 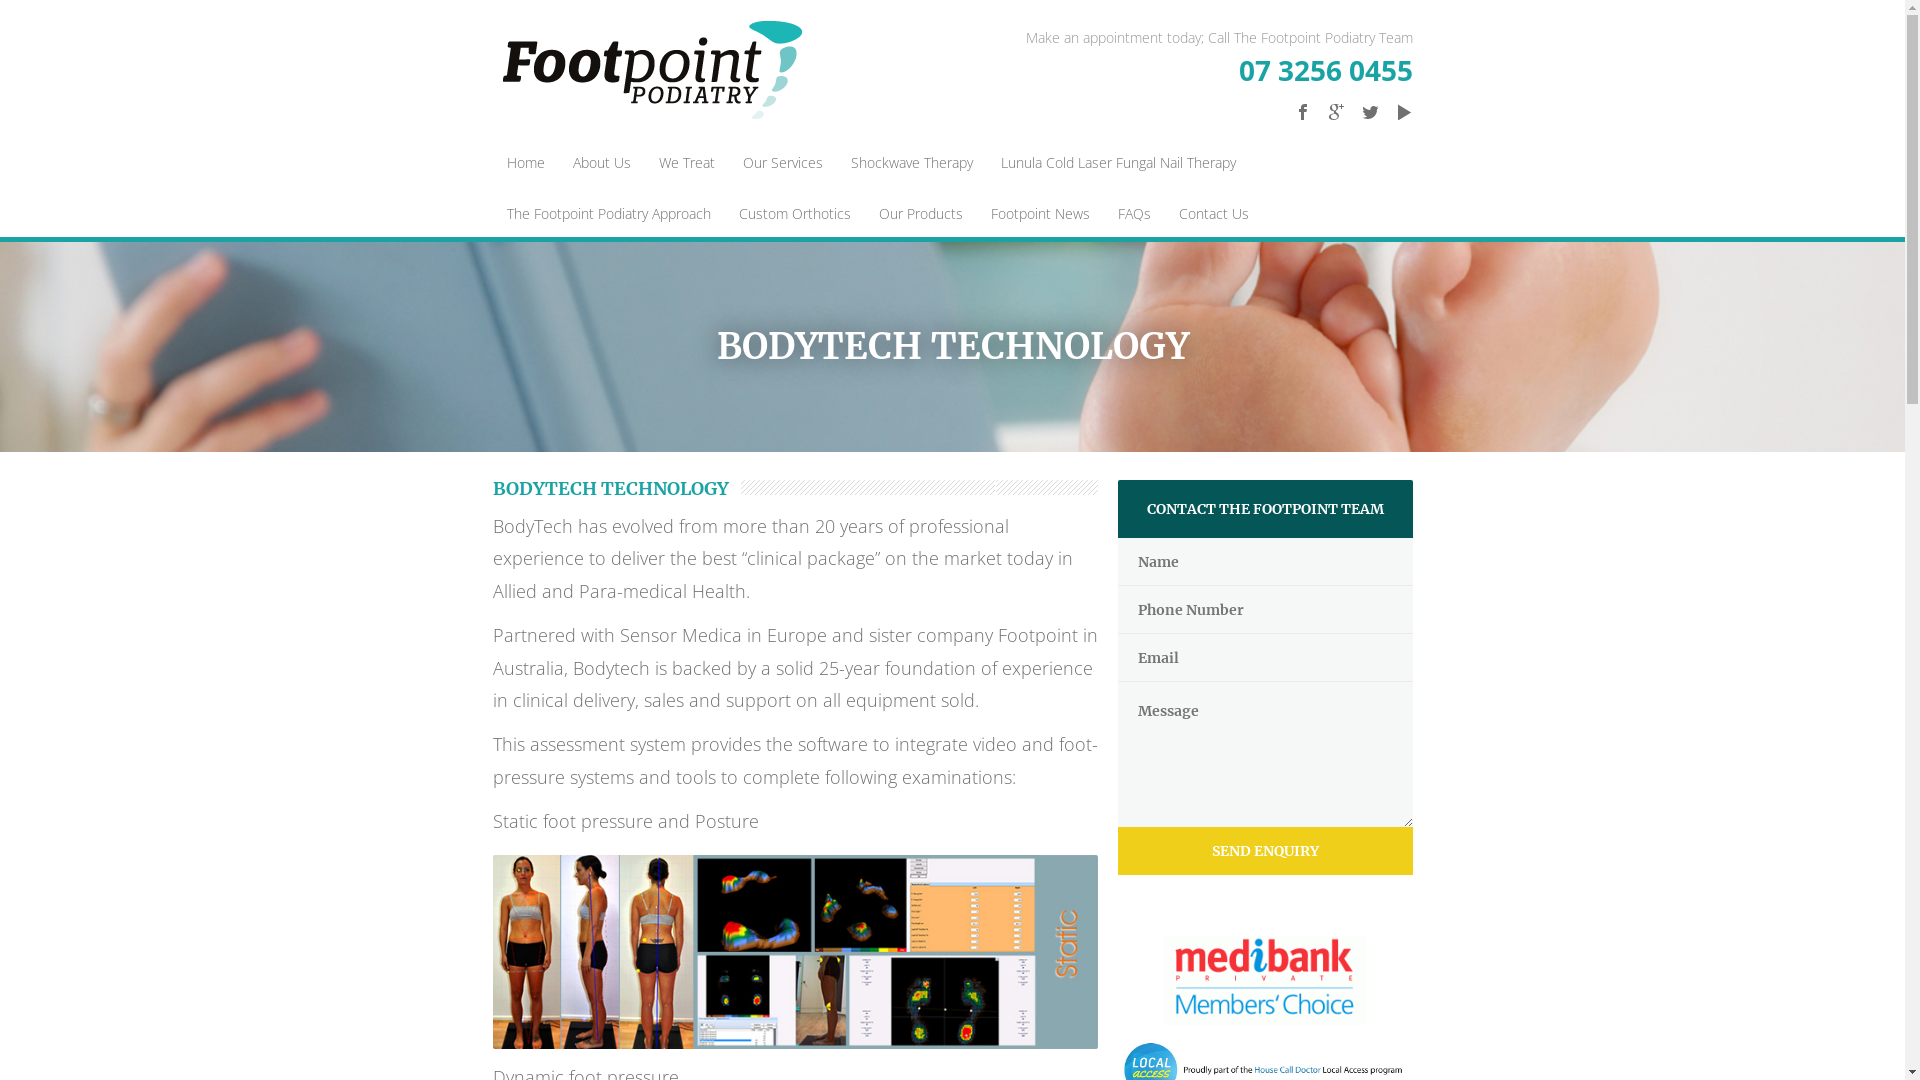 I want to click on 'Custom Orthotics', so click(x=792, y=216).